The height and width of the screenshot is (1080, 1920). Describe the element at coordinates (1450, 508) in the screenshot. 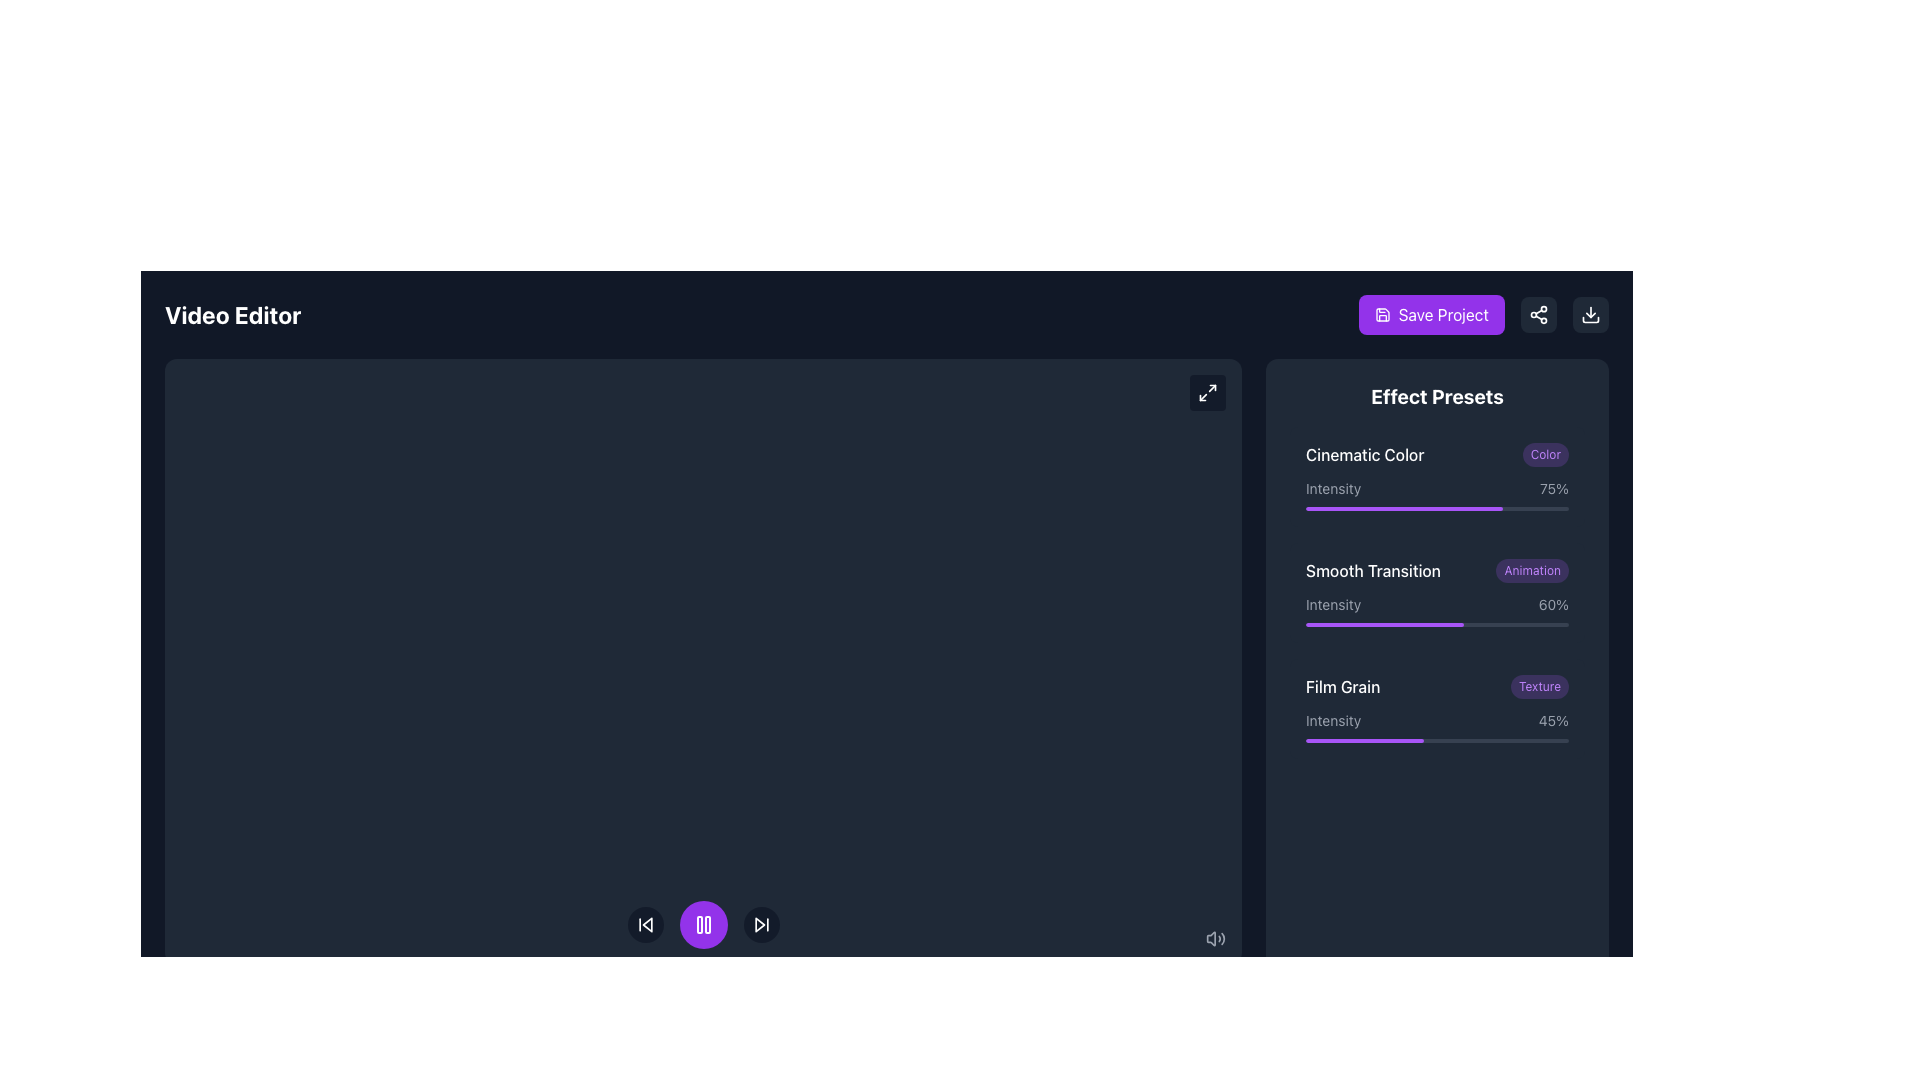

I see `Cinematic Color Intensity` at that location.